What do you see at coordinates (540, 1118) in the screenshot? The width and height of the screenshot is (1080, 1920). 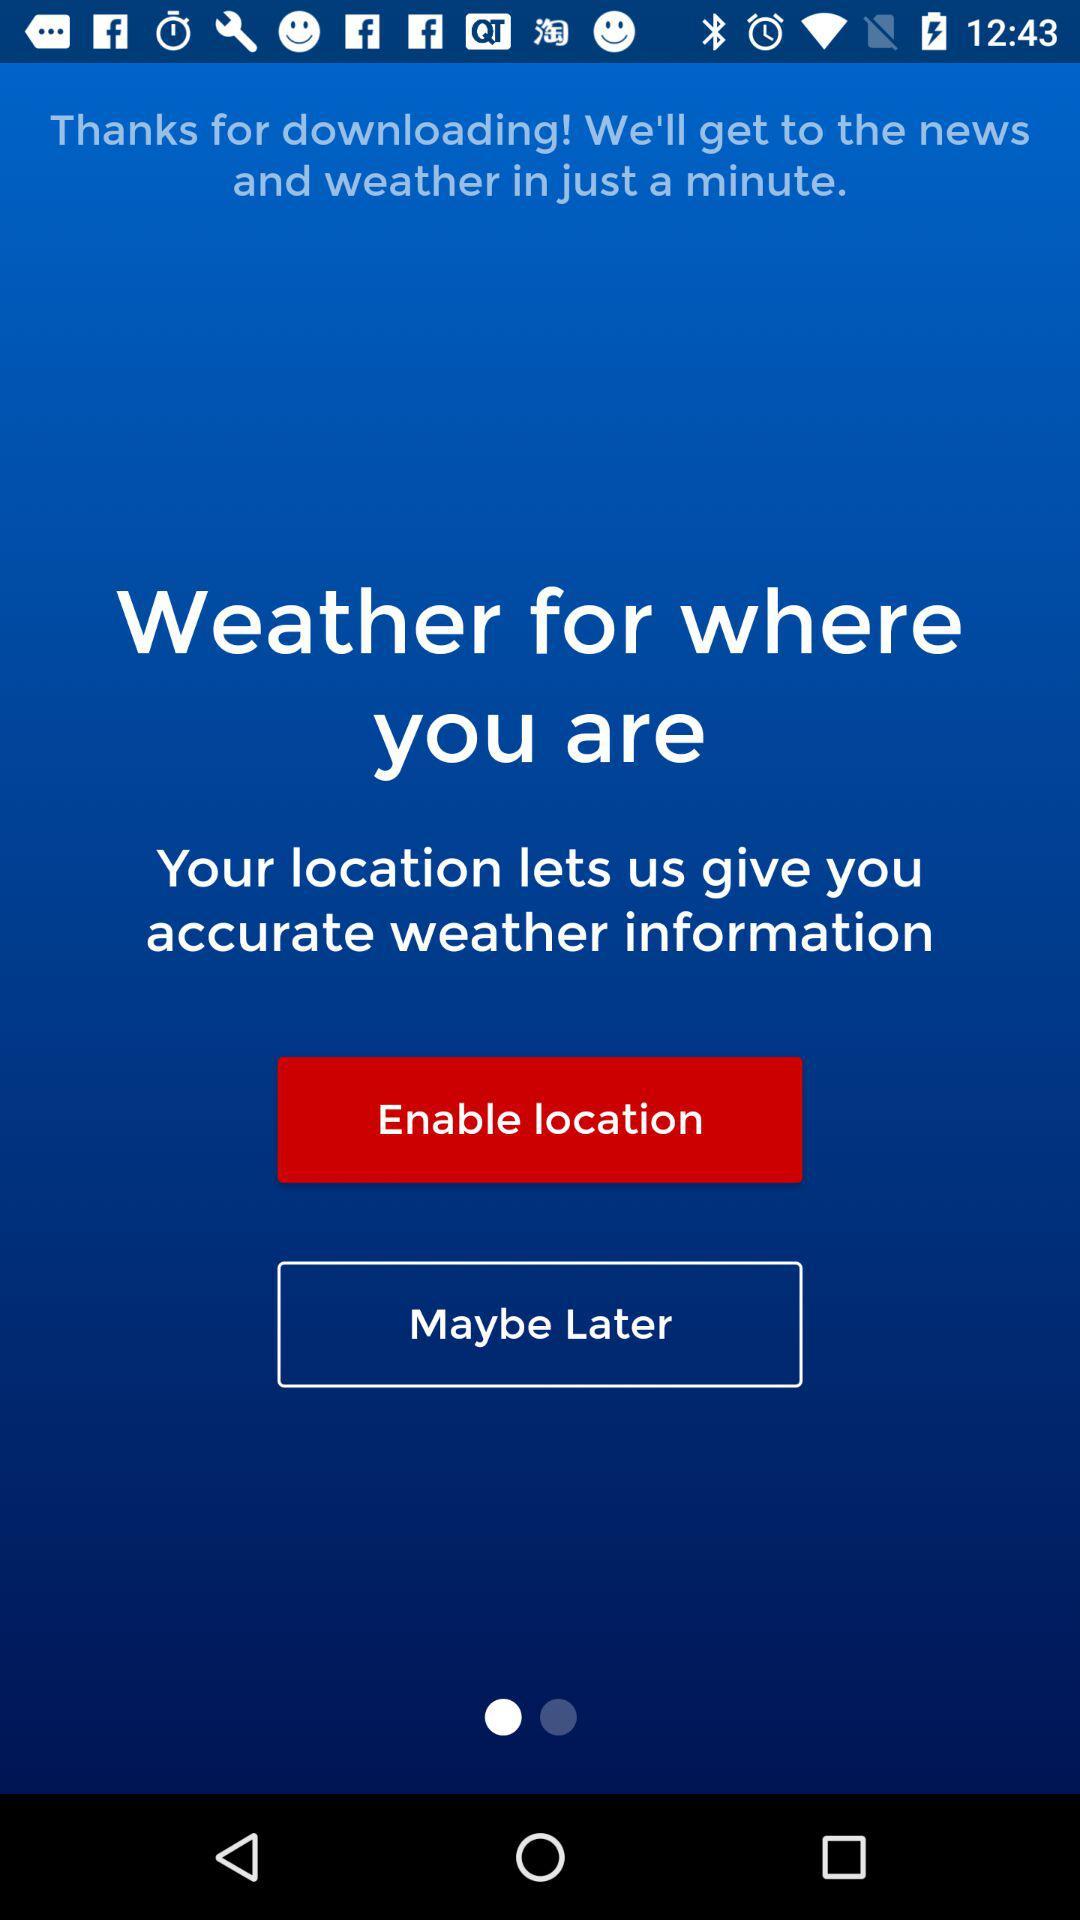 I see `enable location` at bounding box center [540, 1118].